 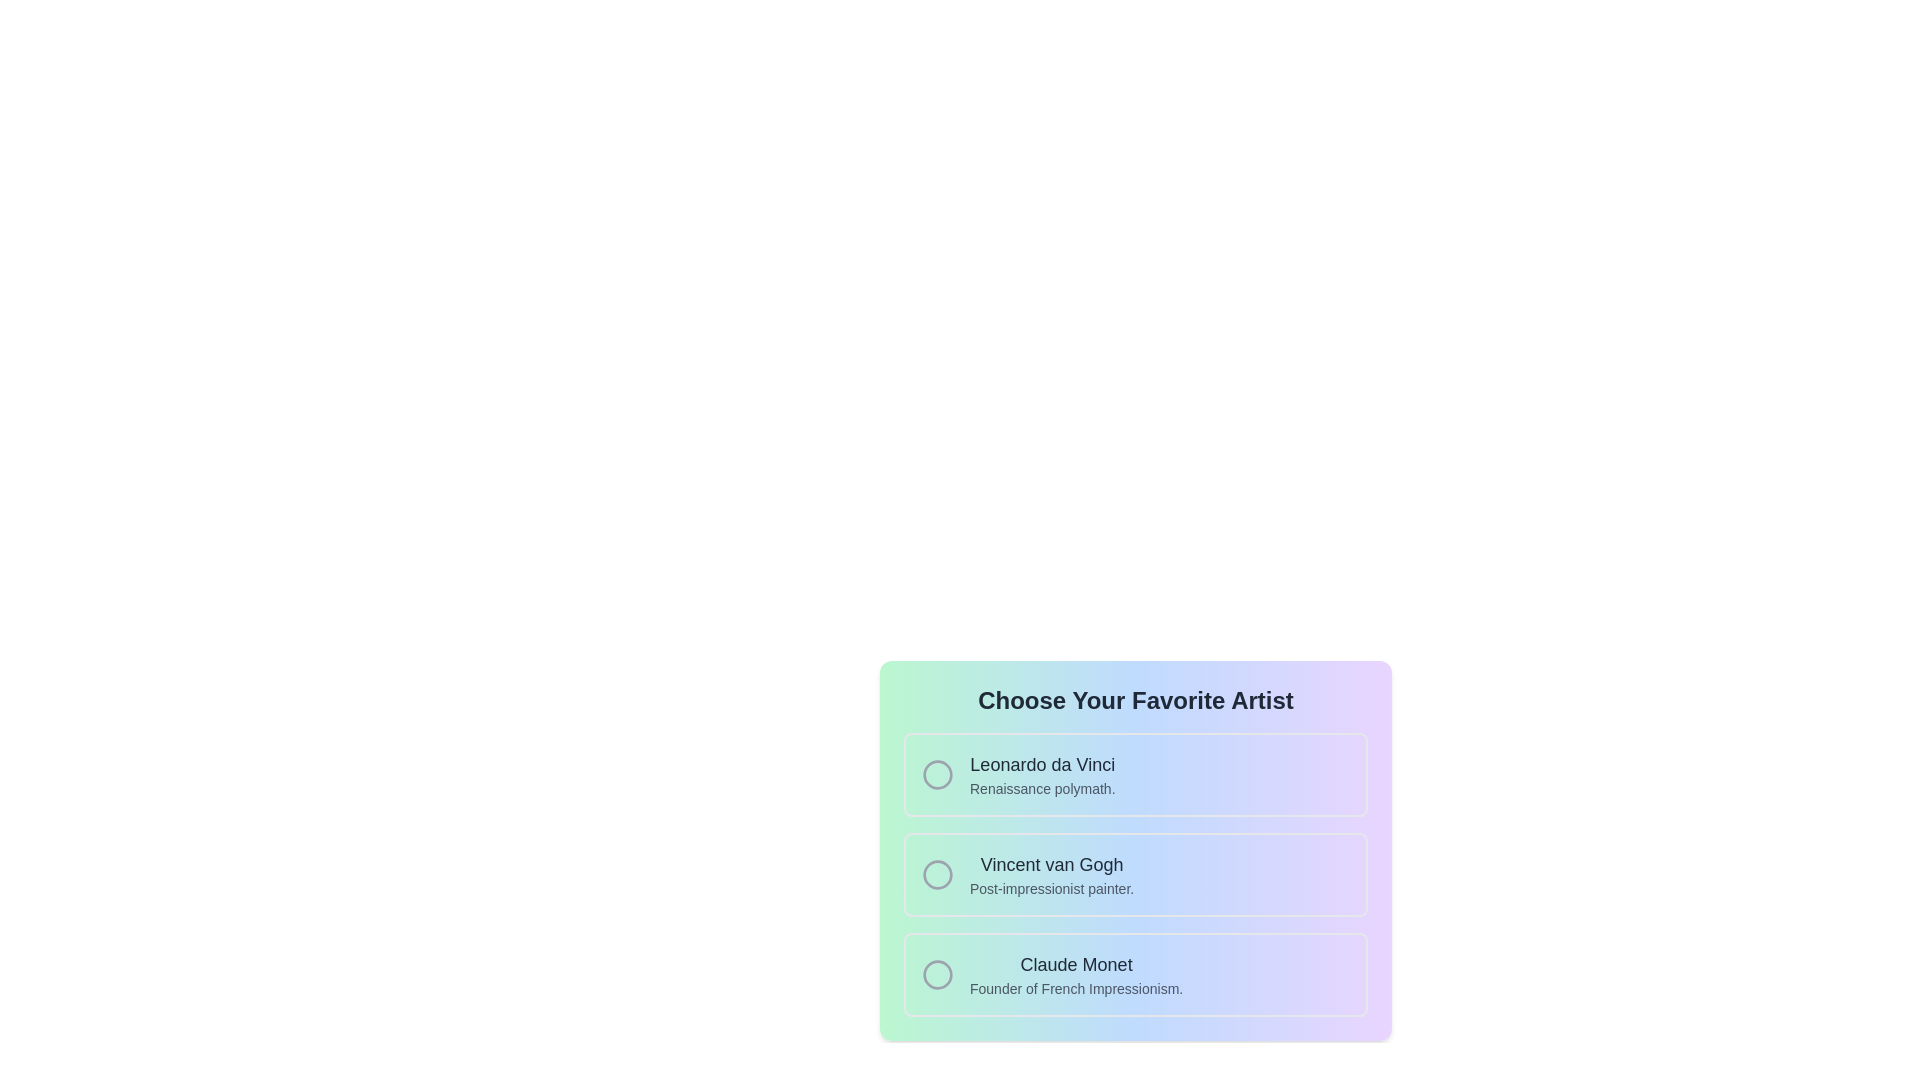 I want to click on the static text label displaying 'Founder of French Impressionism.' which is styled in smaller gray text and positioned below 'Claude Monet' in the 'Choose Your Favorite Artist' list, so click(x=1075, y=987).